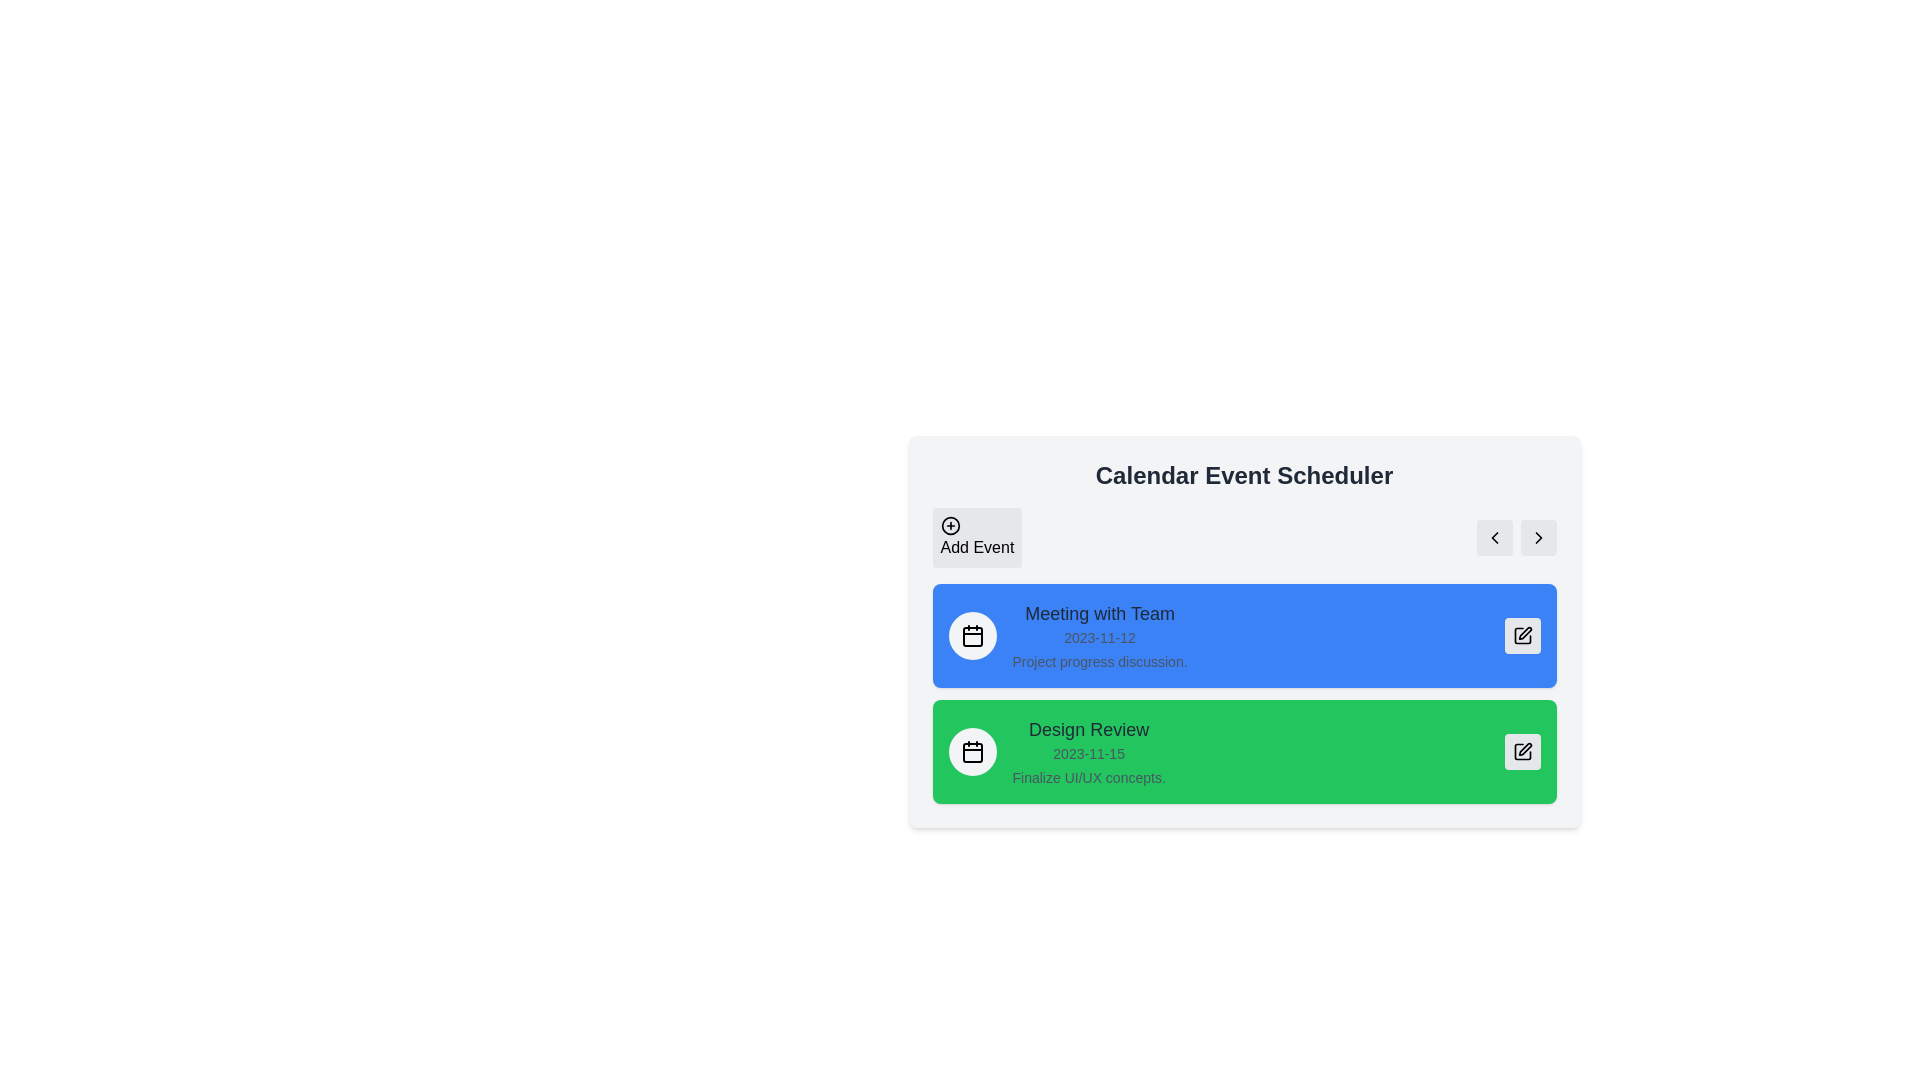 This screenshot has height=1080, width=1920. Describe the element at coordinates (1494, 536) in the screenshot. I see `the left arrow navigation icon button in the calendar event scheduler interface` at that location.